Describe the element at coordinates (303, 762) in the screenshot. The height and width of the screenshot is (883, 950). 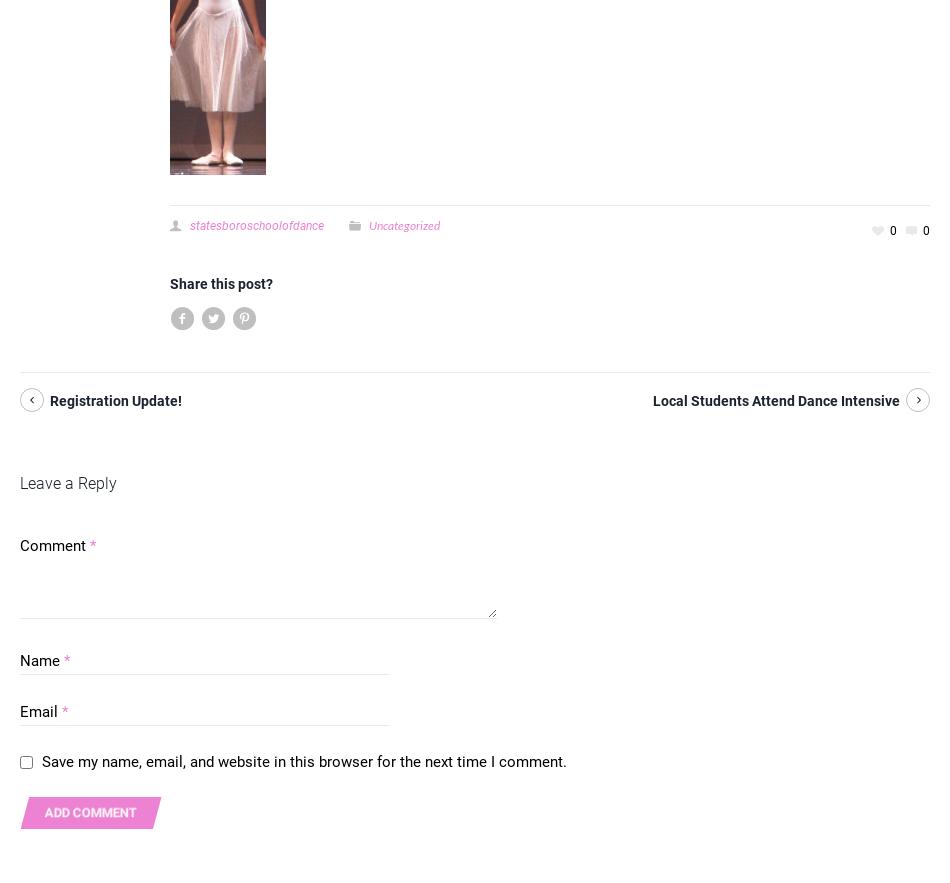
I see `'Save my name, email, and website in this browser for the next time I comment.'` at that location.